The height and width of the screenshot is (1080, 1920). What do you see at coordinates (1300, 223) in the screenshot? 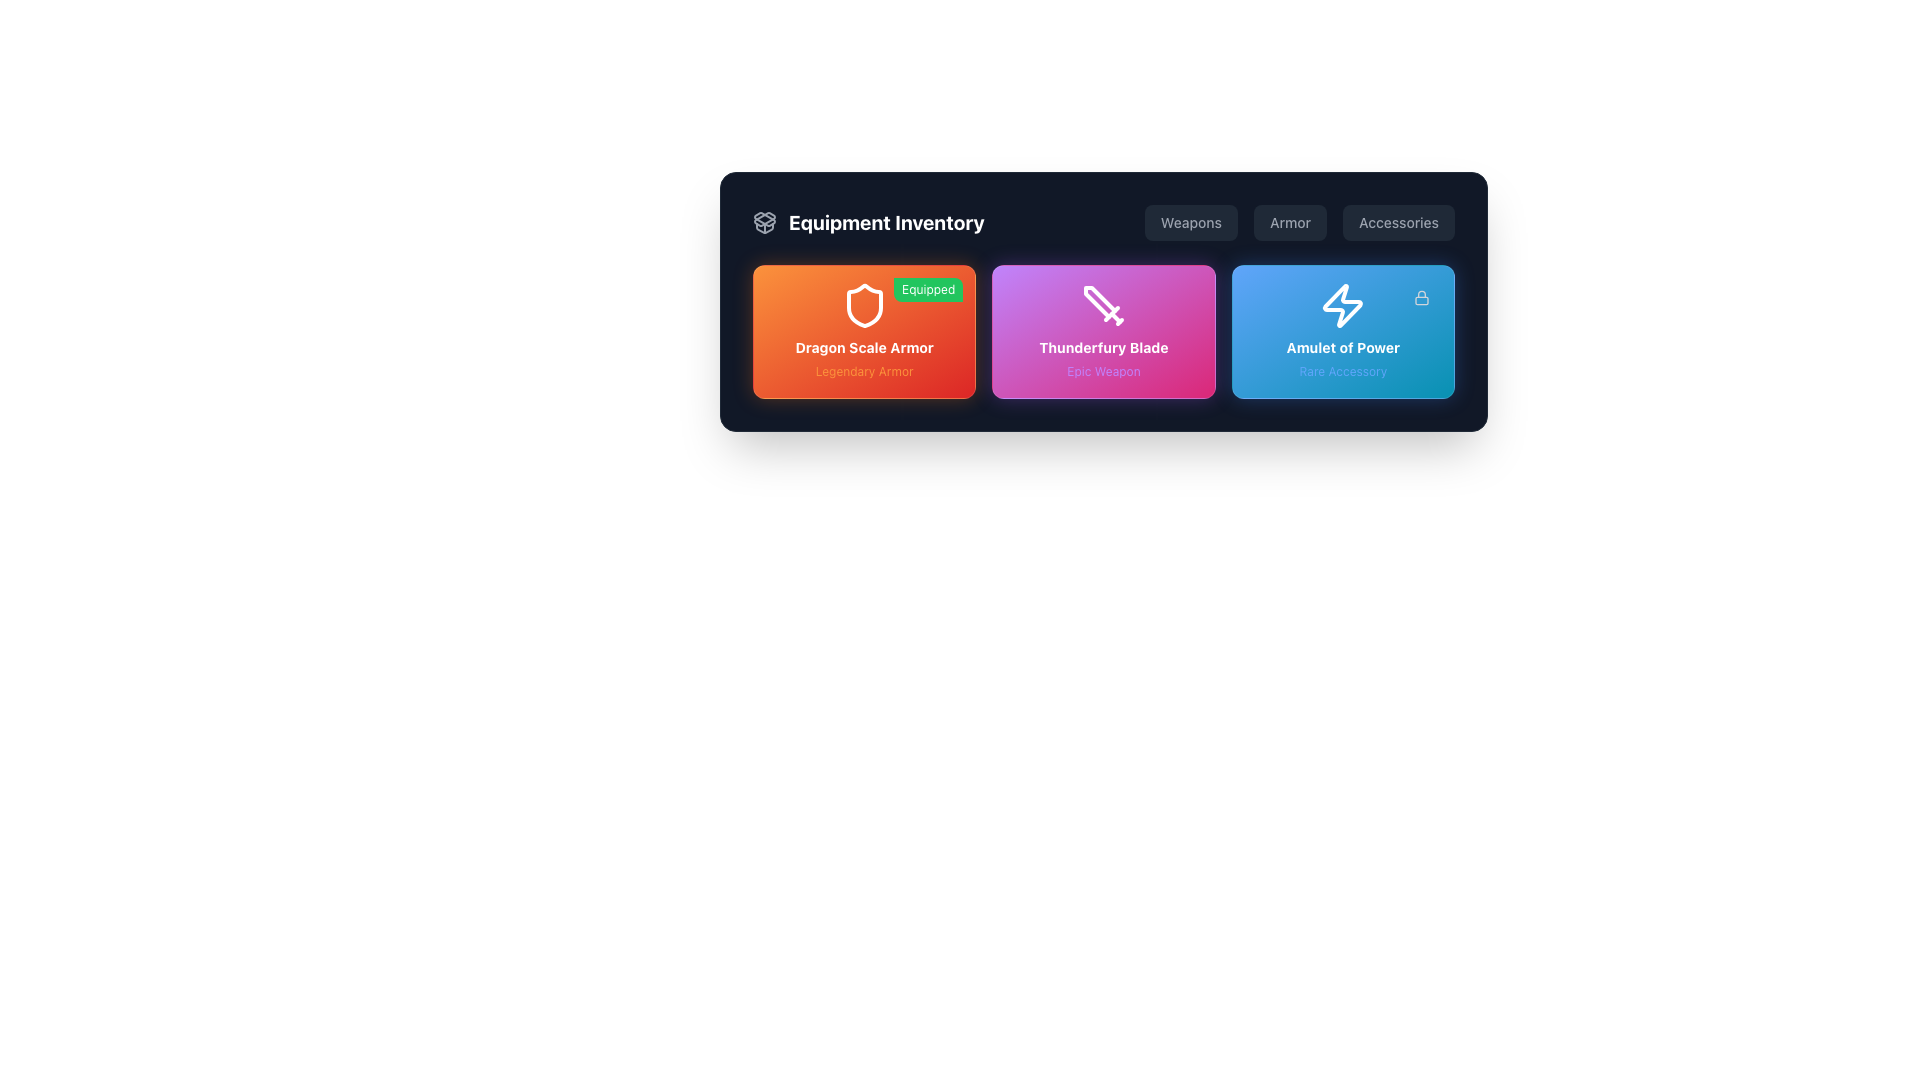
I see `the middle button labeled 'Armor' in the Equipment Inventory section` at bounding box center [1300, 223].